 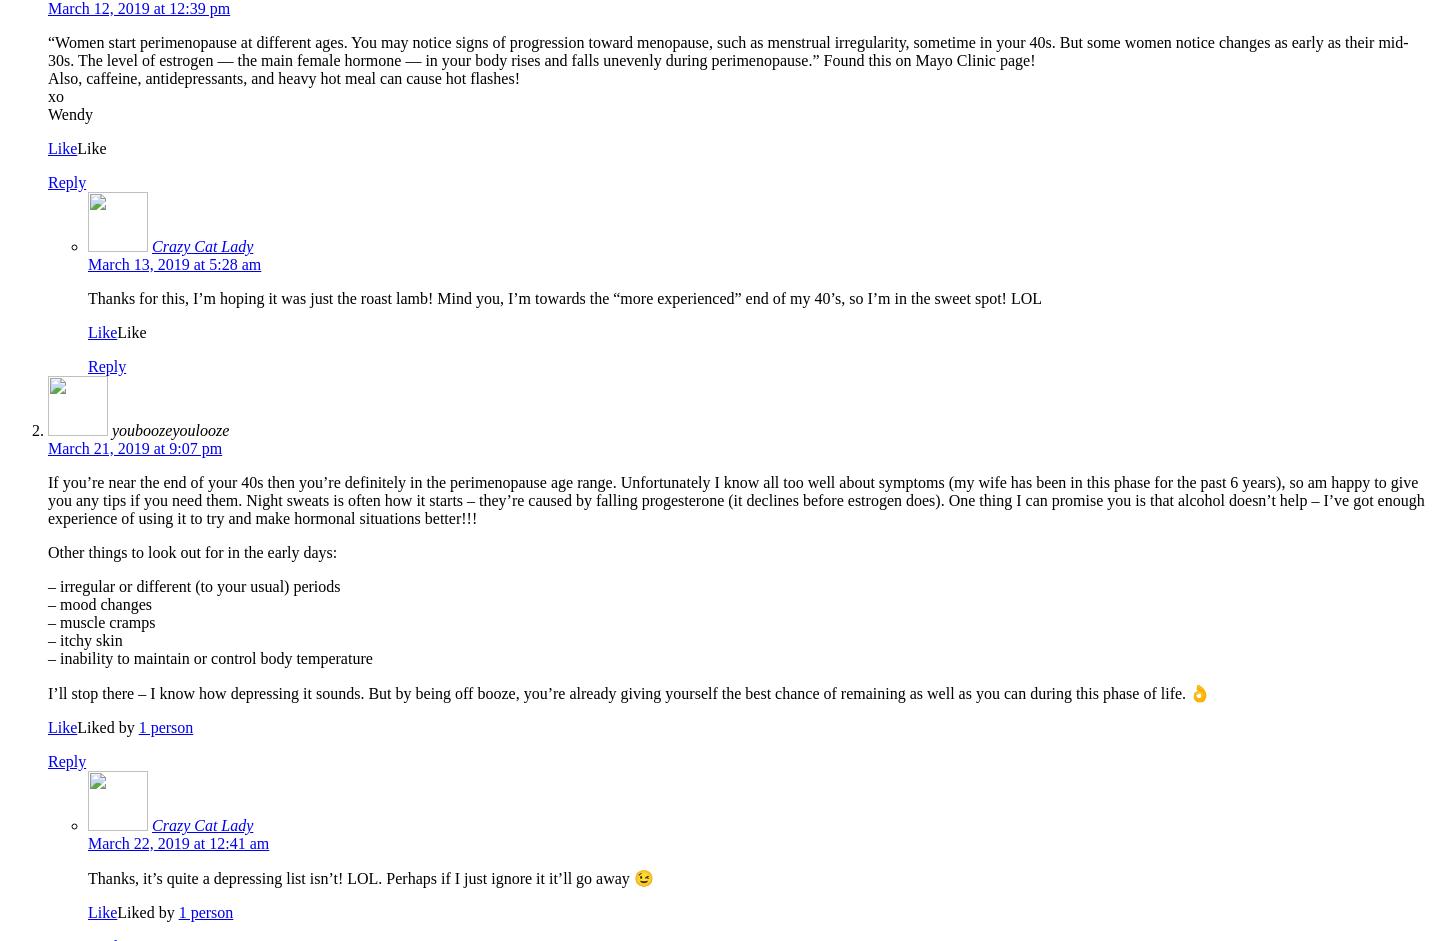 I want to click on 'I’ll stop there – I know how depressing it sounds. But by being off booze, you’re already giving yourself the best chance of remaining as well as you can during this phase of life. 👌', so click(x=627, y=693).